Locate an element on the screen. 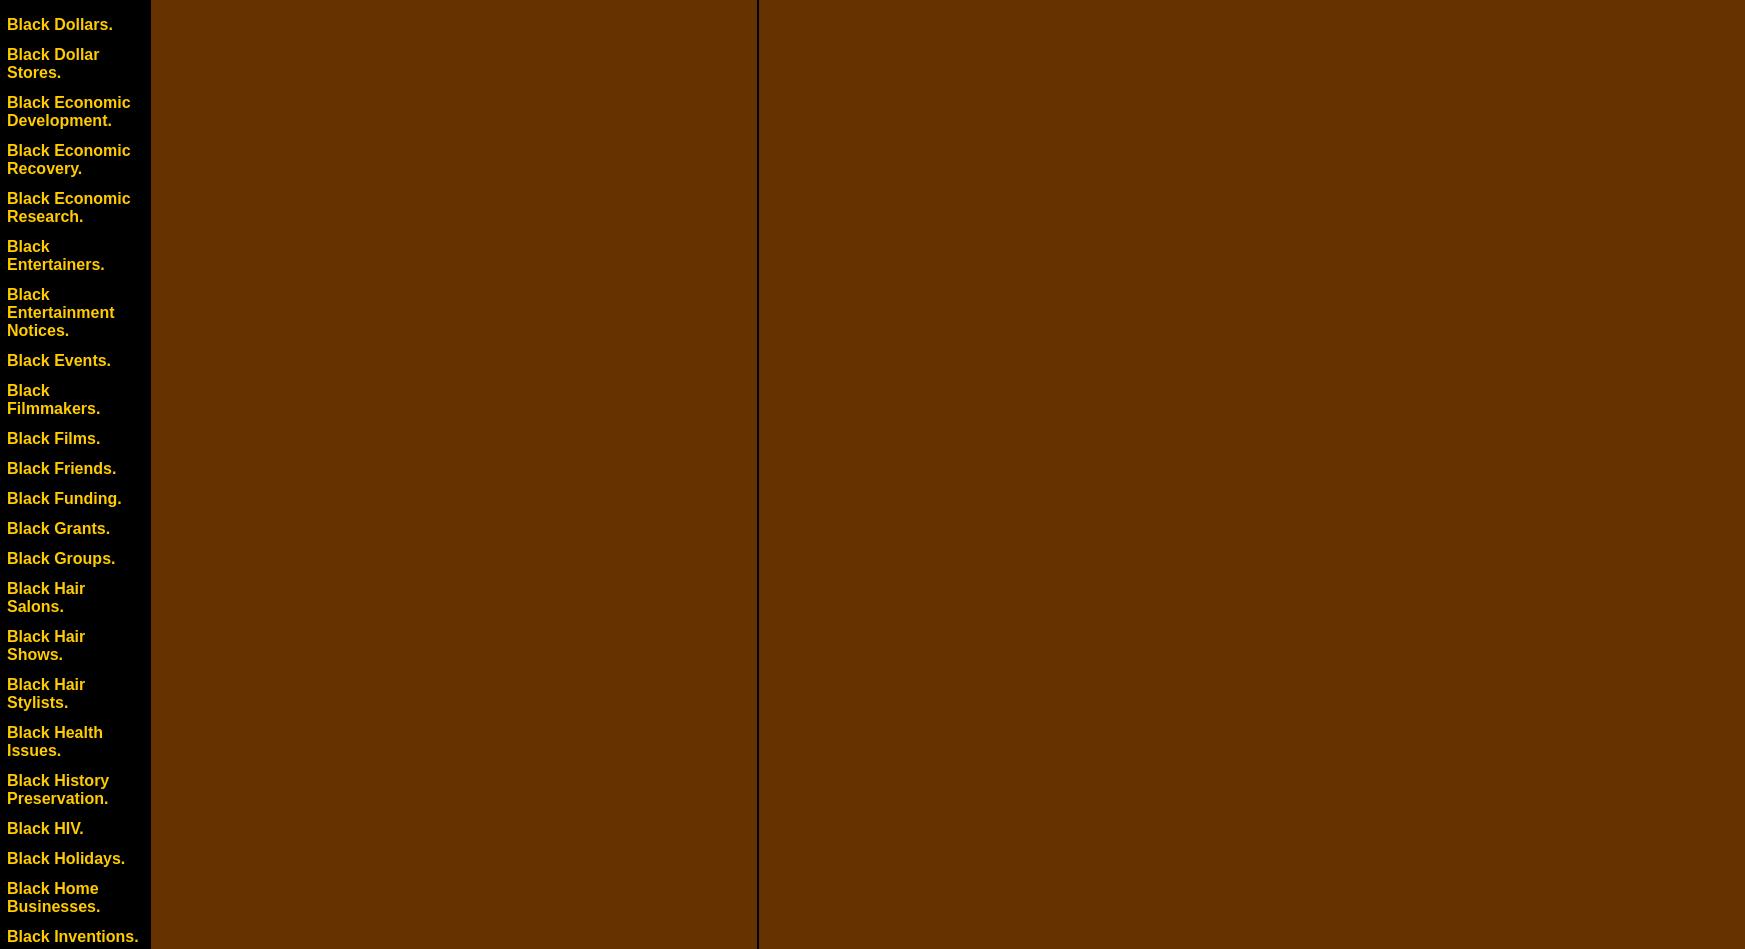 The image size is (1745, 949). 'Black Friends.' is located at coordinates (60, 468).